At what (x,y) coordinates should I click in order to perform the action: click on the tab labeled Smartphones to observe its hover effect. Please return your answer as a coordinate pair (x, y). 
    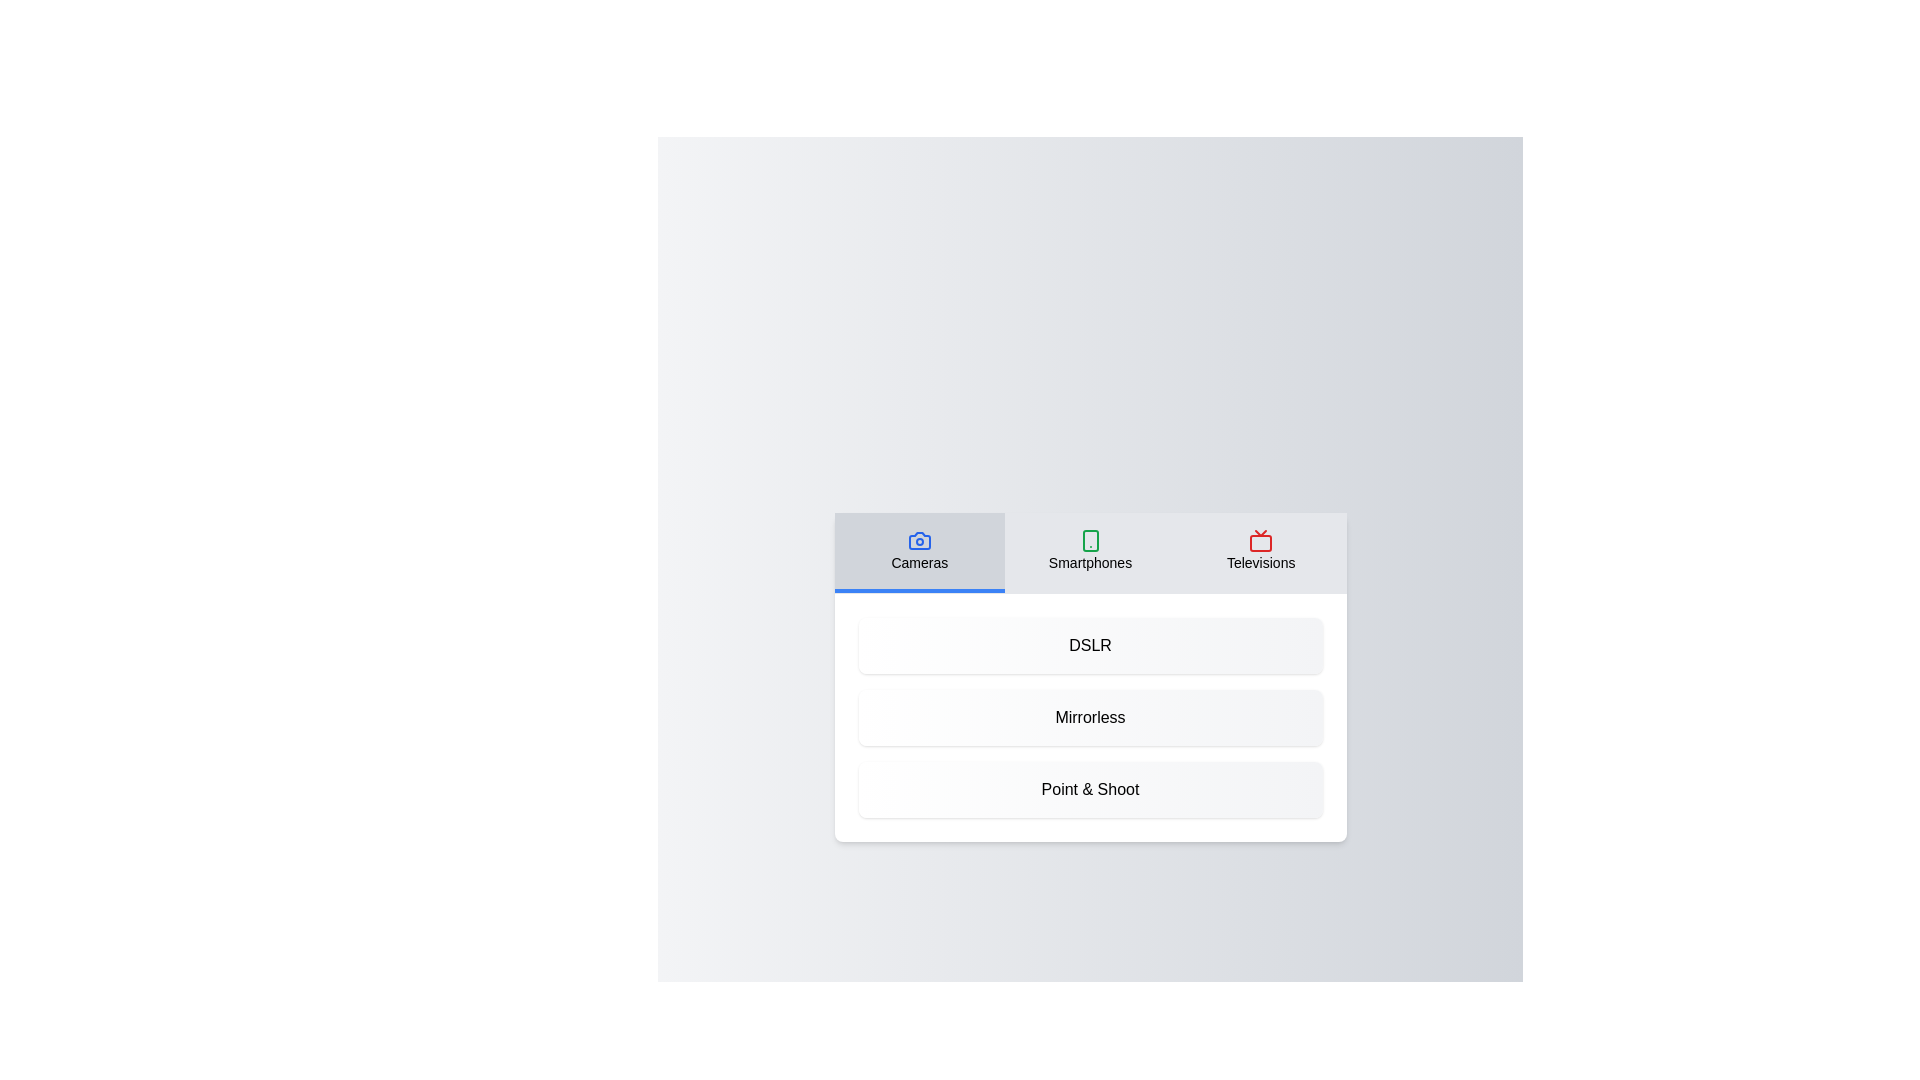
    Looking at the image, I should click on (1089, 552).